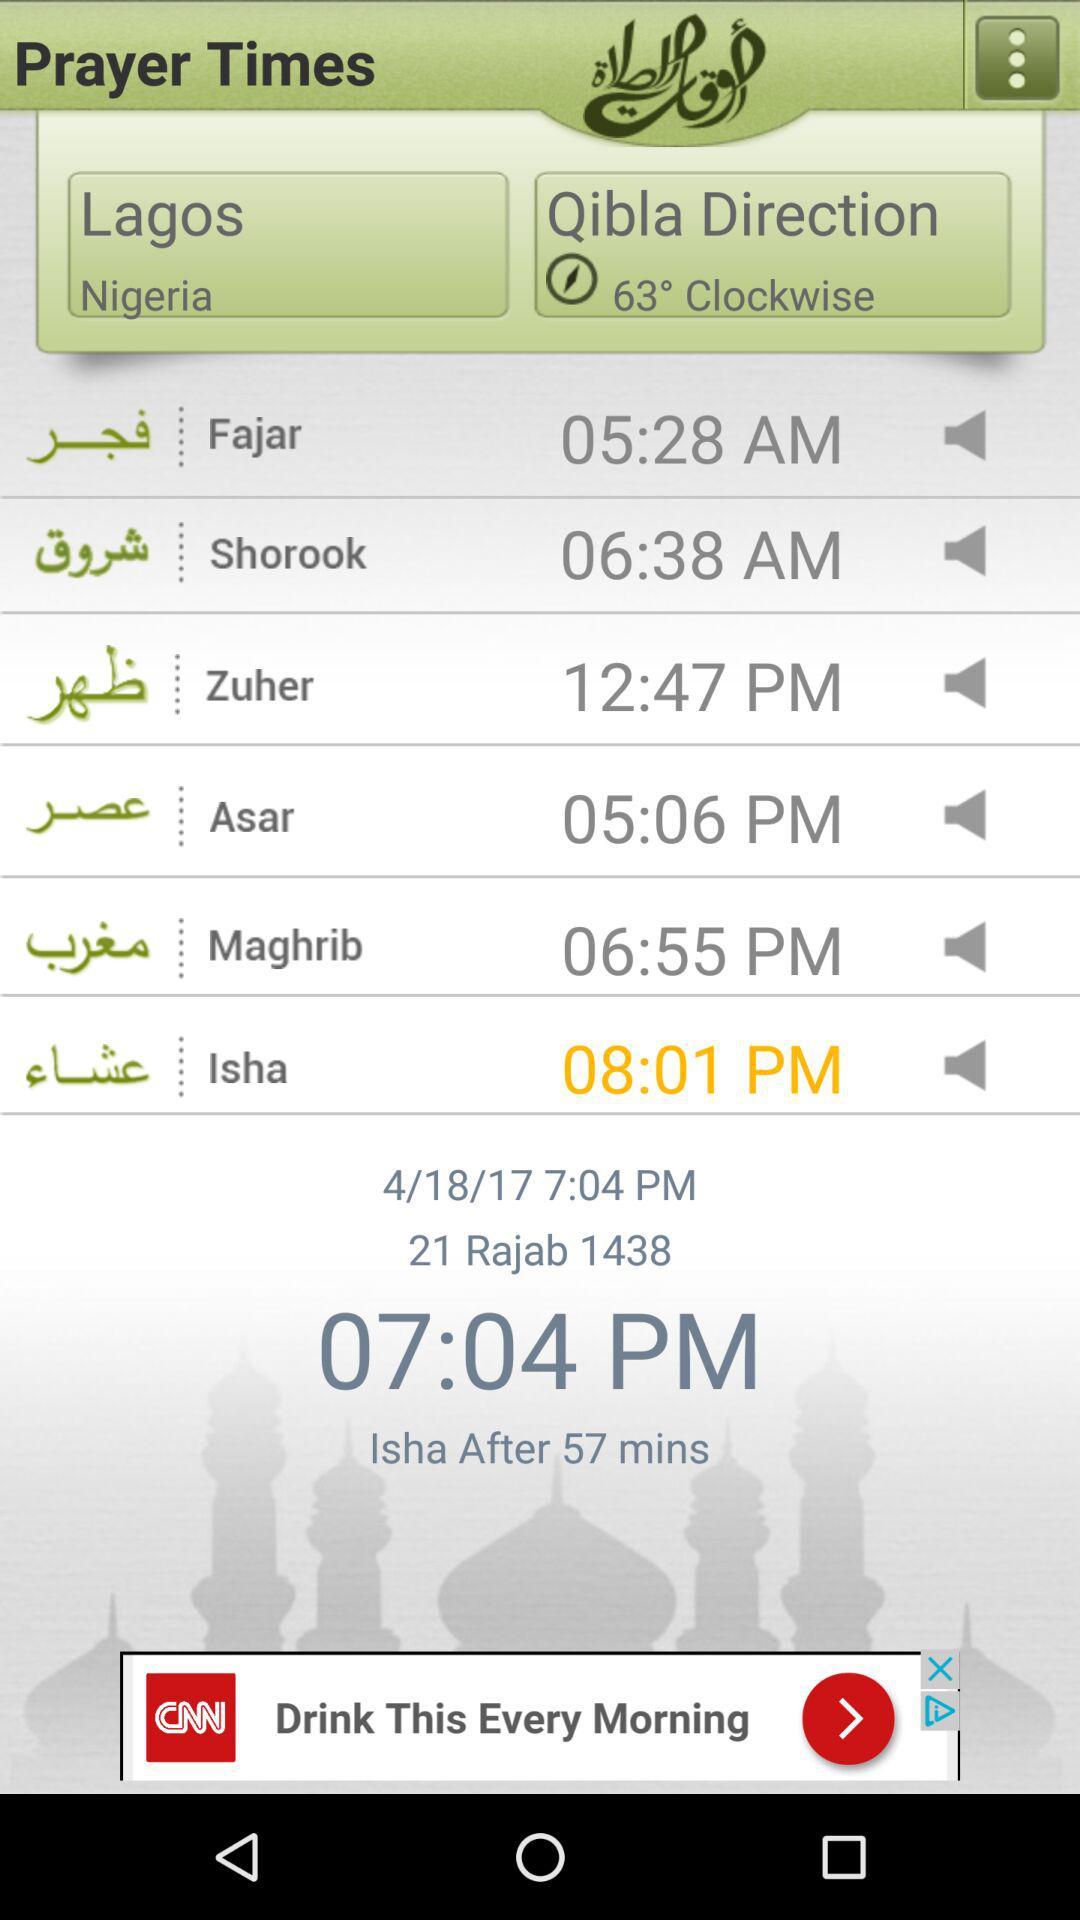 This screenshot has width=1080, height=1920. I want to click on move to the button which is left to the maghrib, so click(87, 948).